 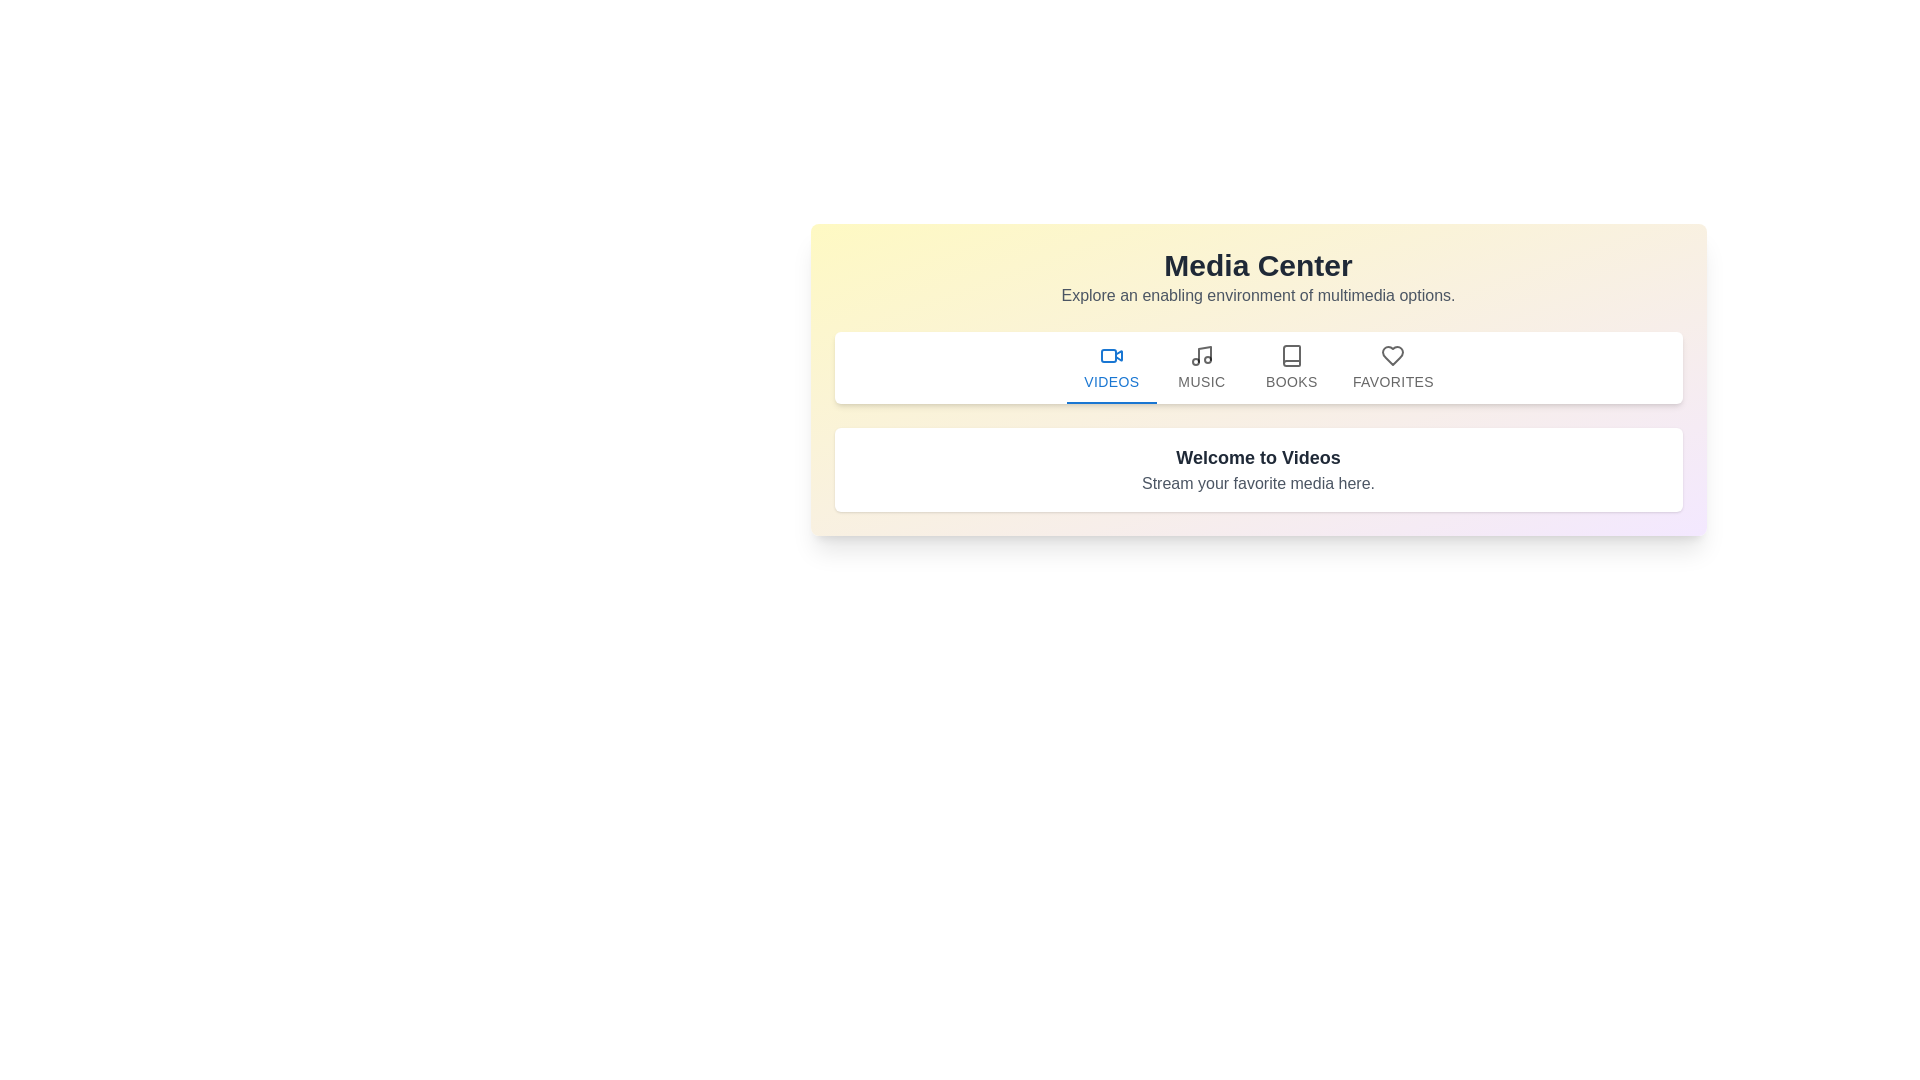 What do you see at coordinates (1257, 483) in the screenshot?
I see `the static text label displaying 'Stream your favorite media here.' which is located below the title 'Welcome to Videos'` at bounding box center [1257, 483].